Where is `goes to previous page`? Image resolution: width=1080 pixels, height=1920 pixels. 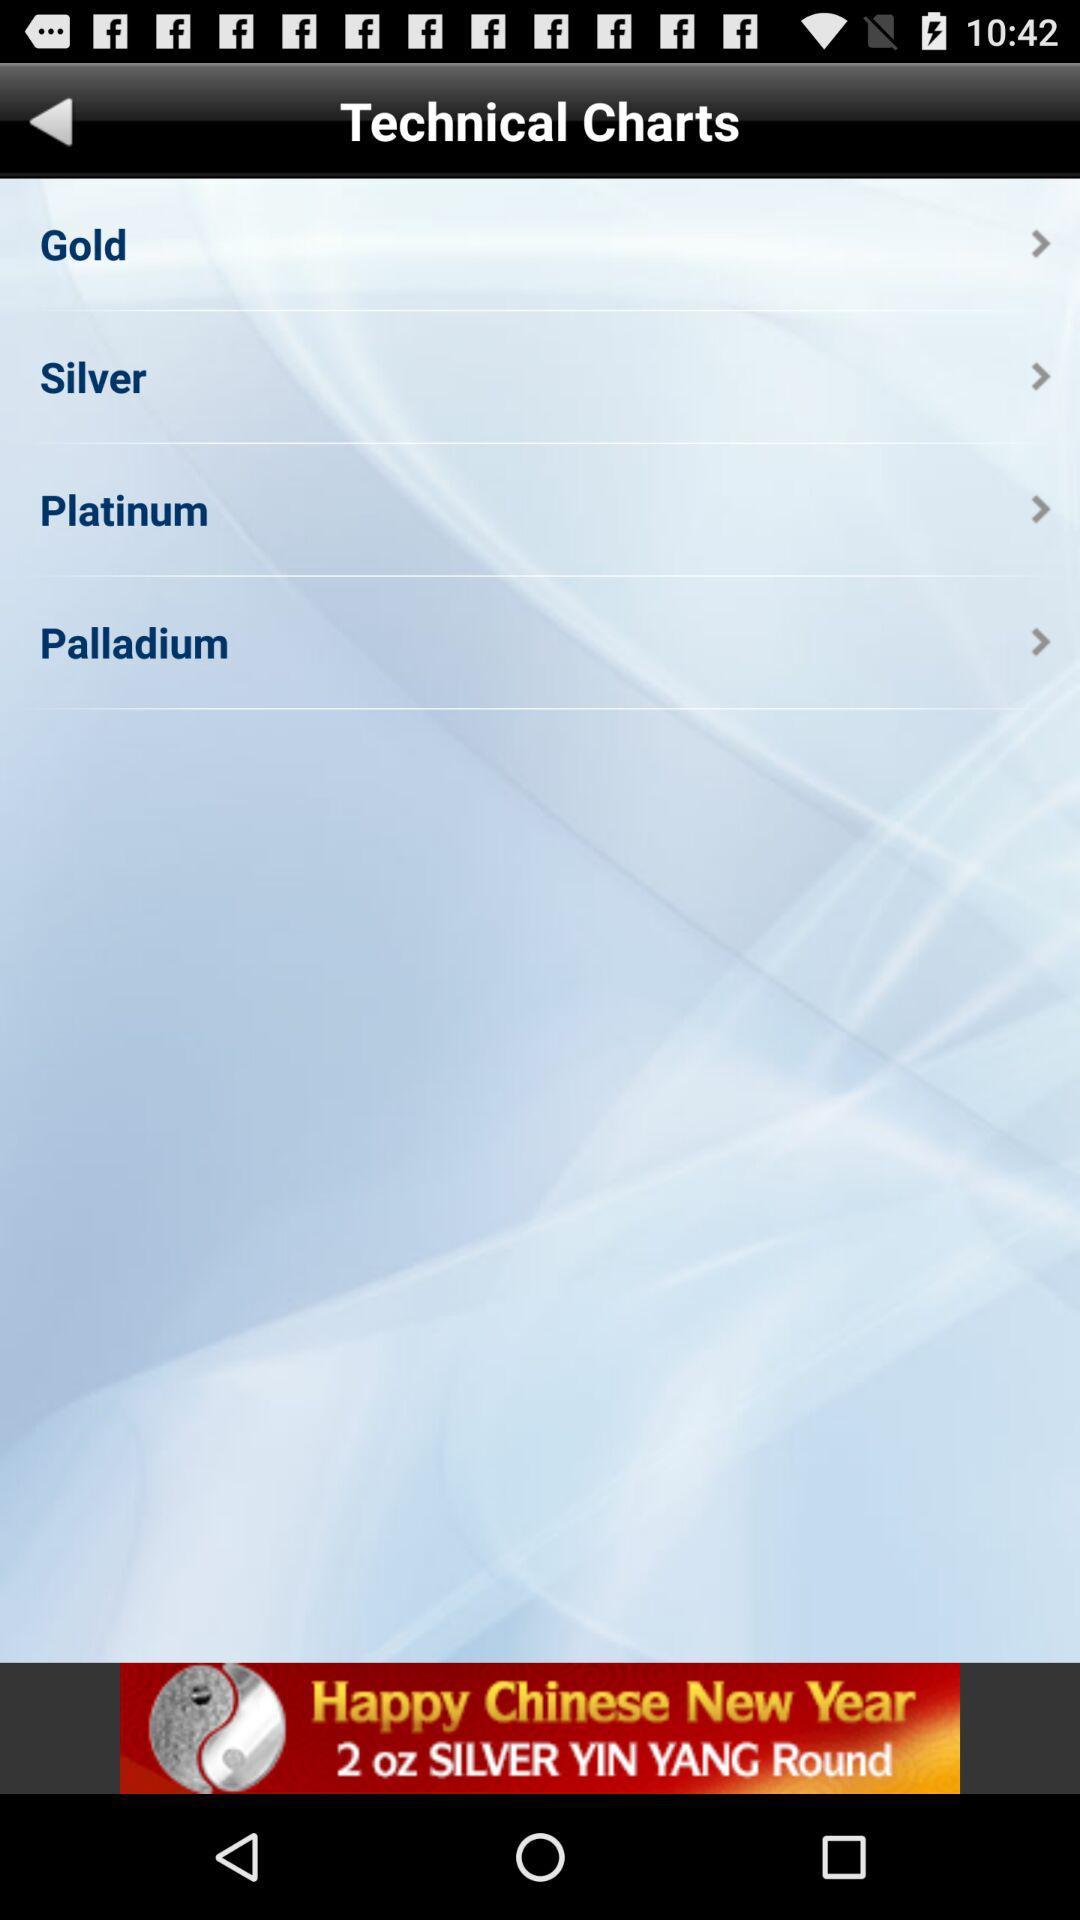 goes to previous page is located at coordinates (50, 124).